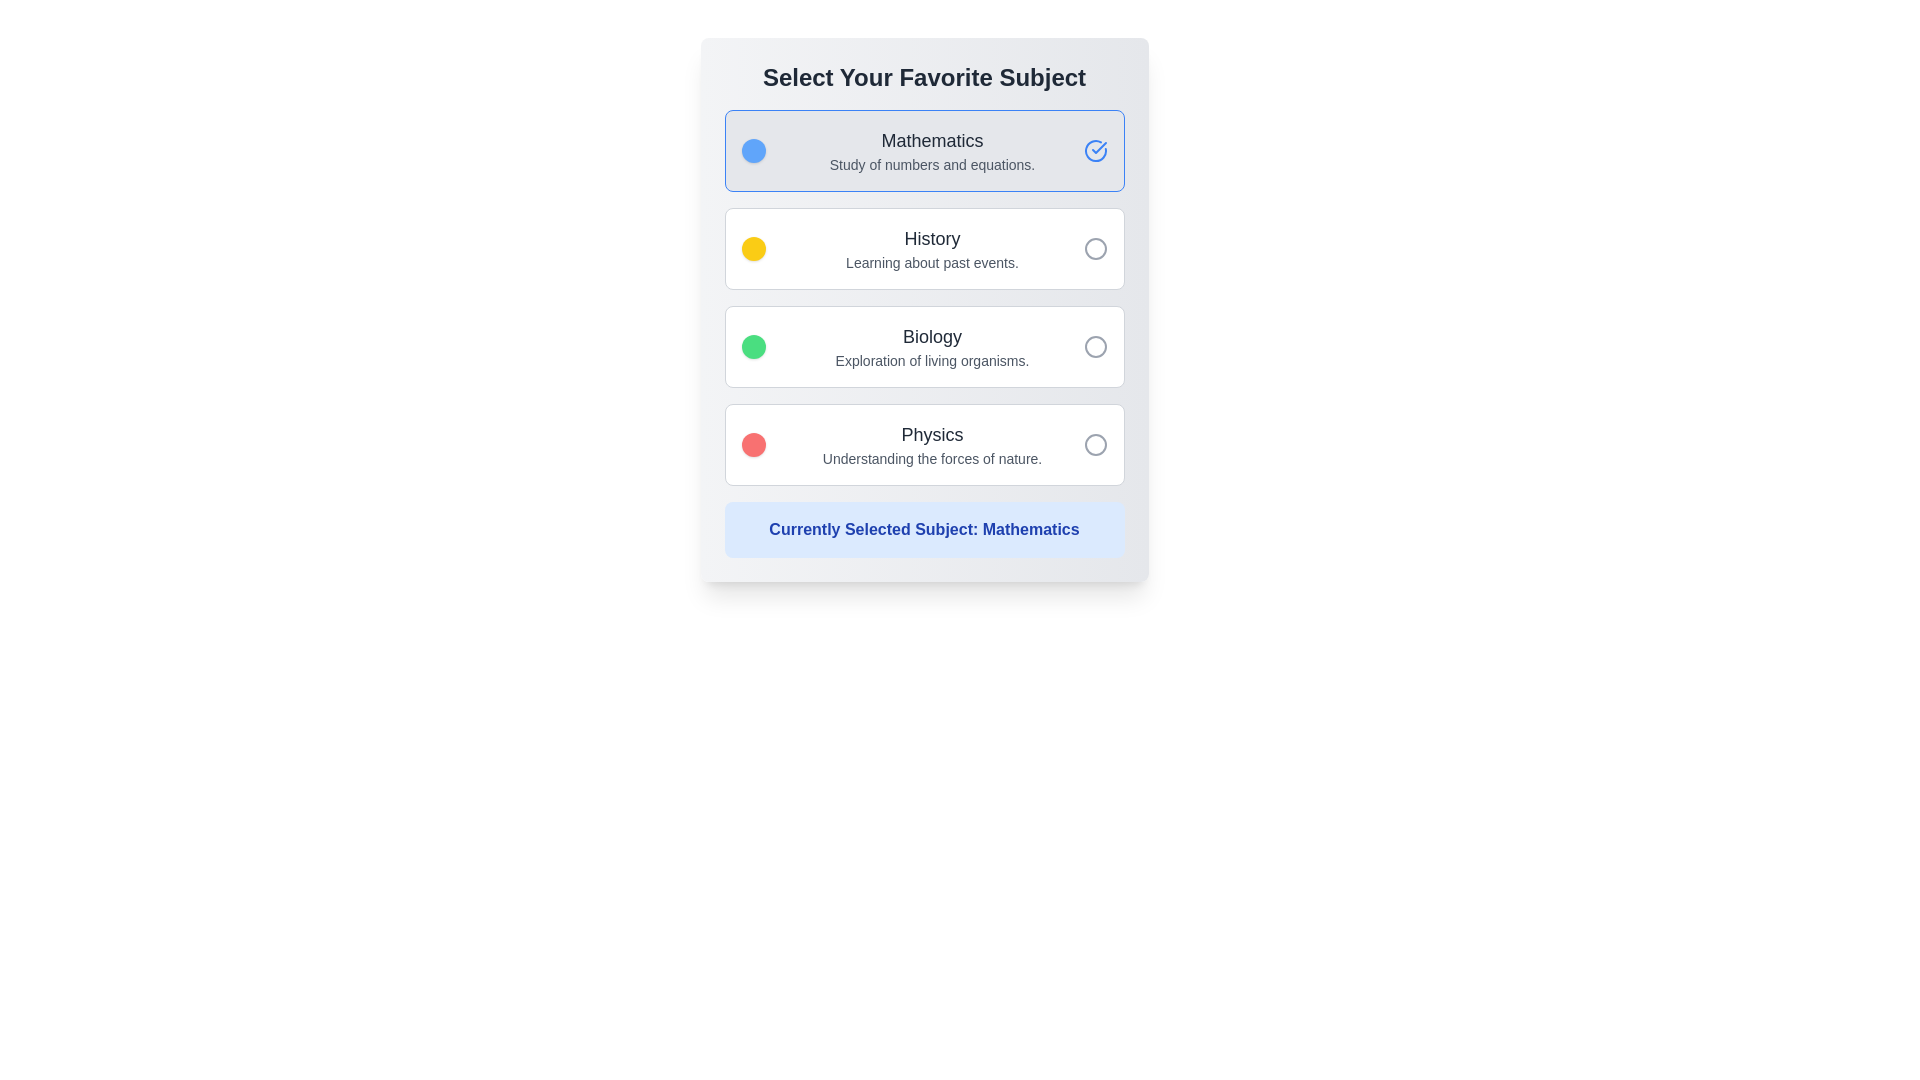 Image resolution: width=1920 pixels, height=1080 pixels. I want to click on the subject associated with the Decorative Badge that visually indicates the option for 'Biology', so click(752, 346).